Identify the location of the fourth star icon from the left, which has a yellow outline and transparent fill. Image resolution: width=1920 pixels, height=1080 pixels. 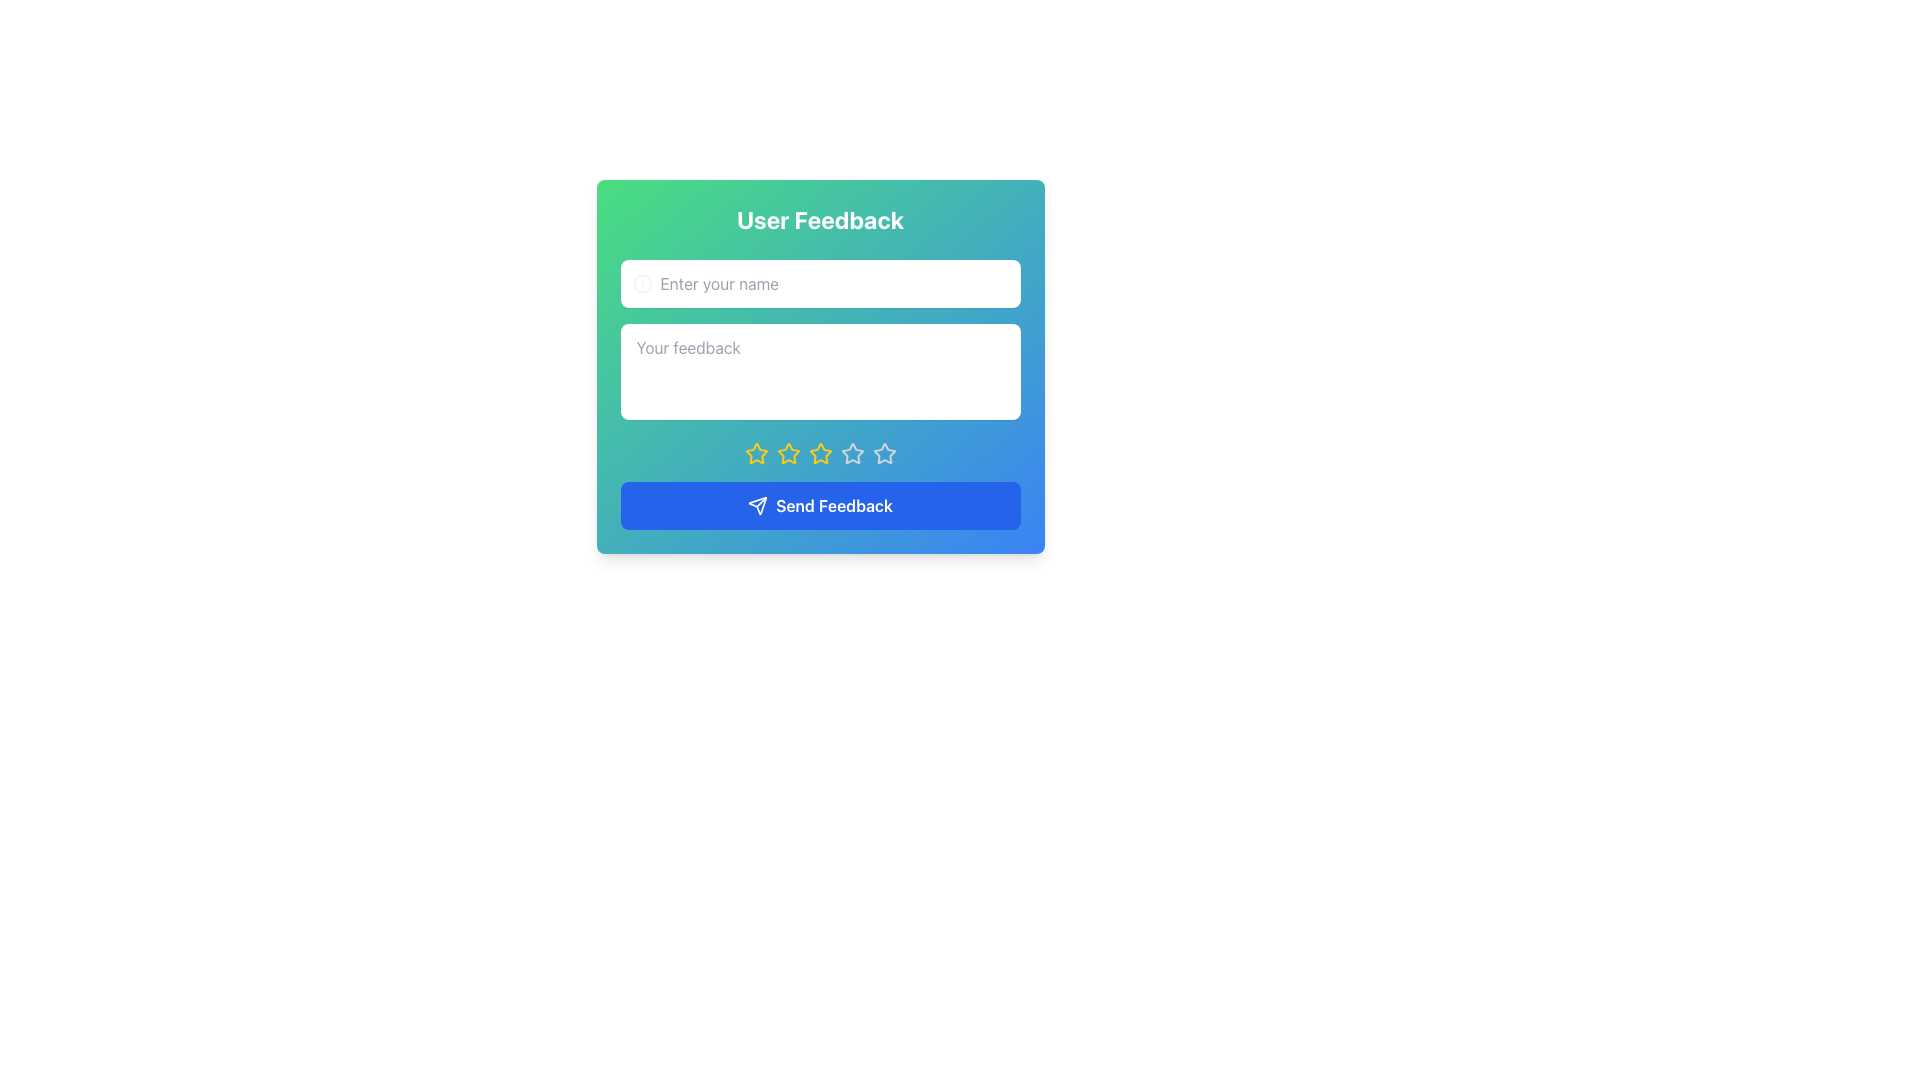
(820, 454).